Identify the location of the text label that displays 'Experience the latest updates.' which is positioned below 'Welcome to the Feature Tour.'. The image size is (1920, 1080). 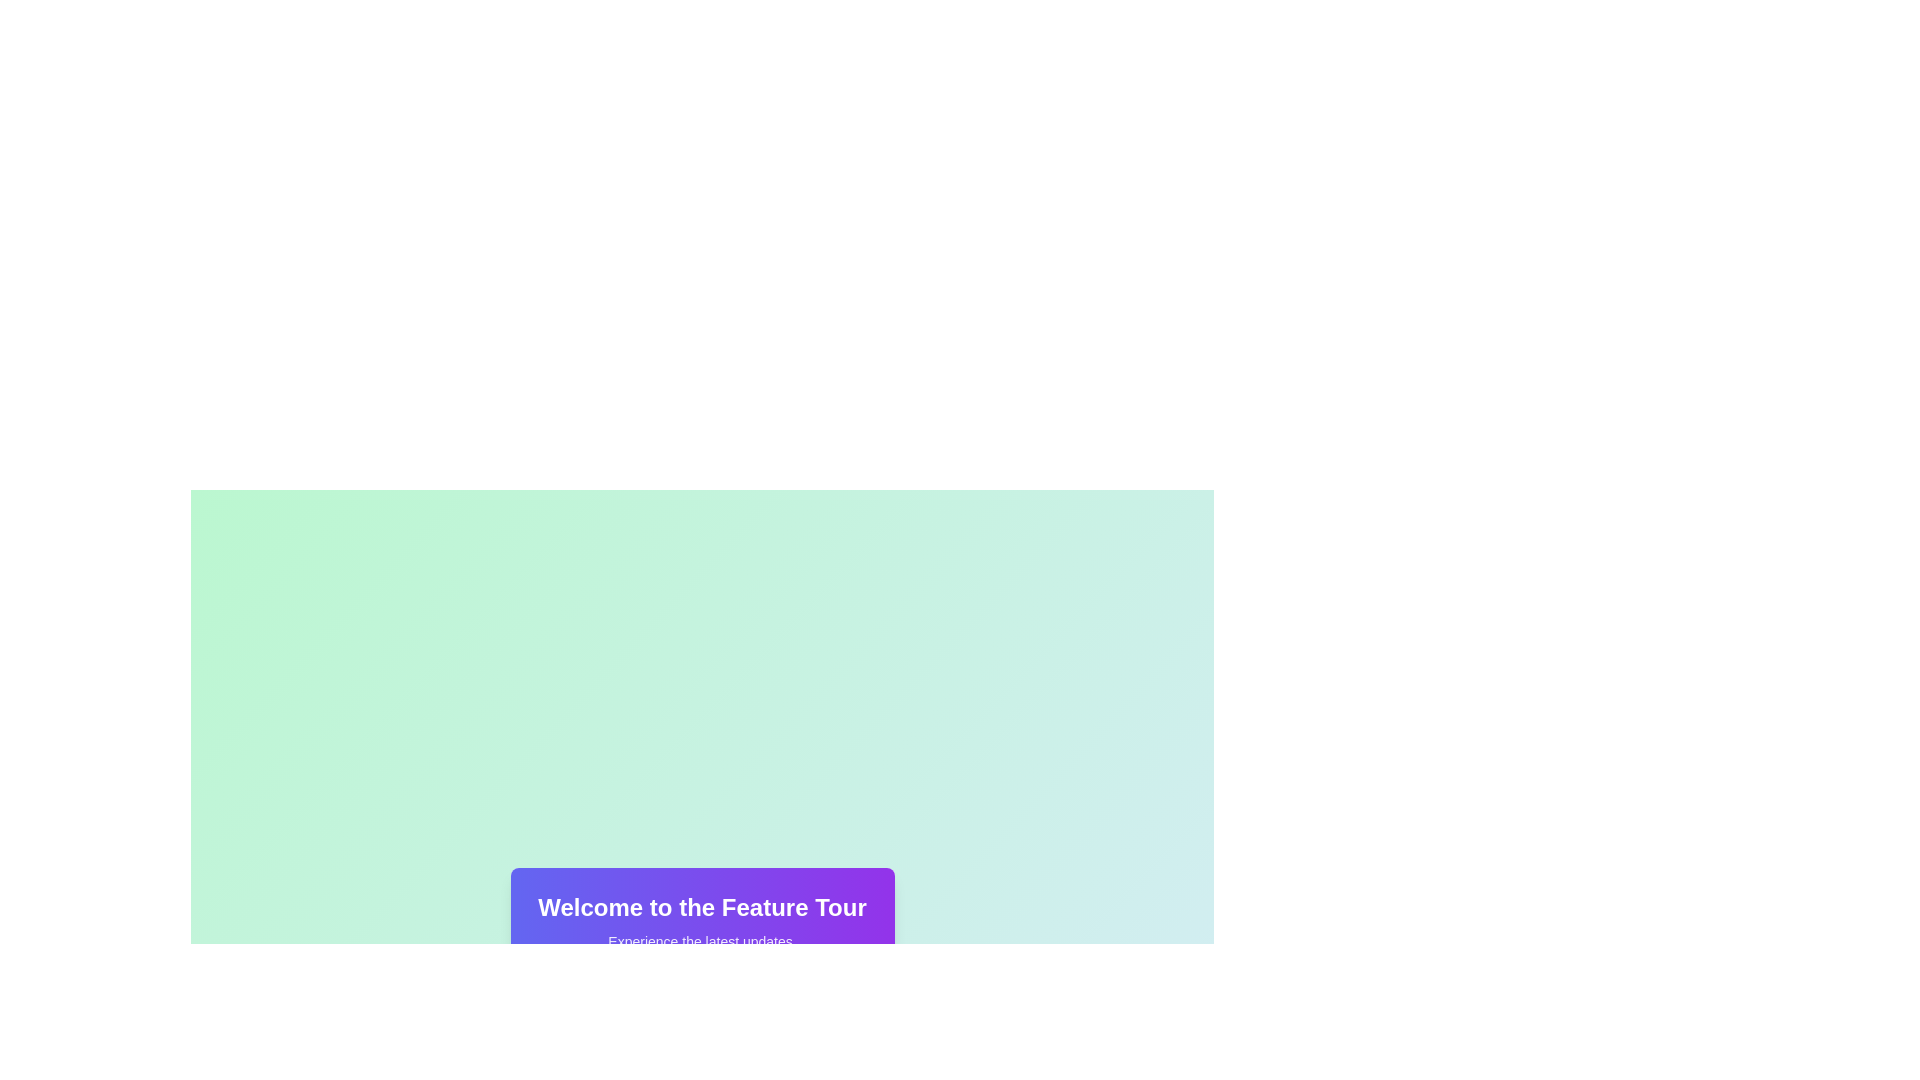
(702, 941).